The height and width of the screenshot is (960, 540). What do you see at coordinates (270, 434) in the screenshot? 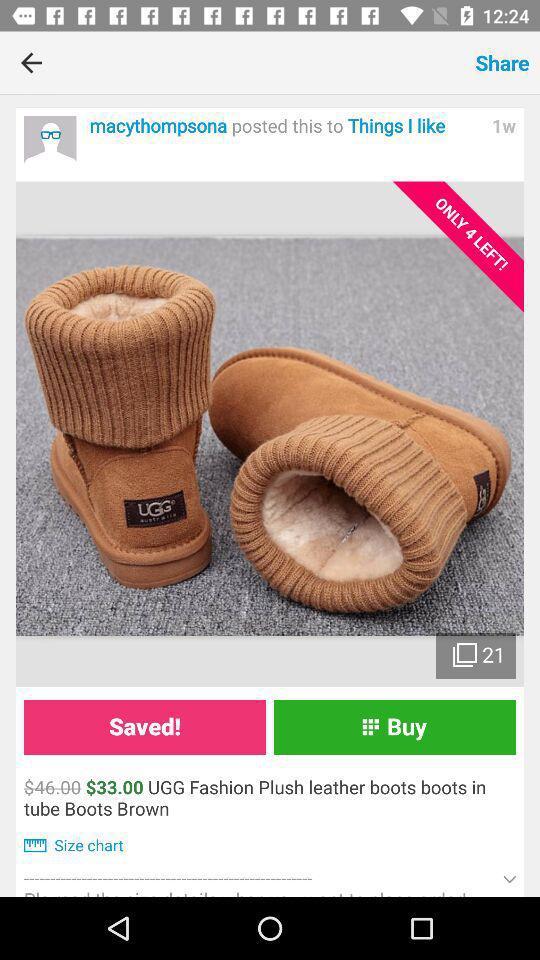
I see `photo of product` at bounding box center [270, 434].